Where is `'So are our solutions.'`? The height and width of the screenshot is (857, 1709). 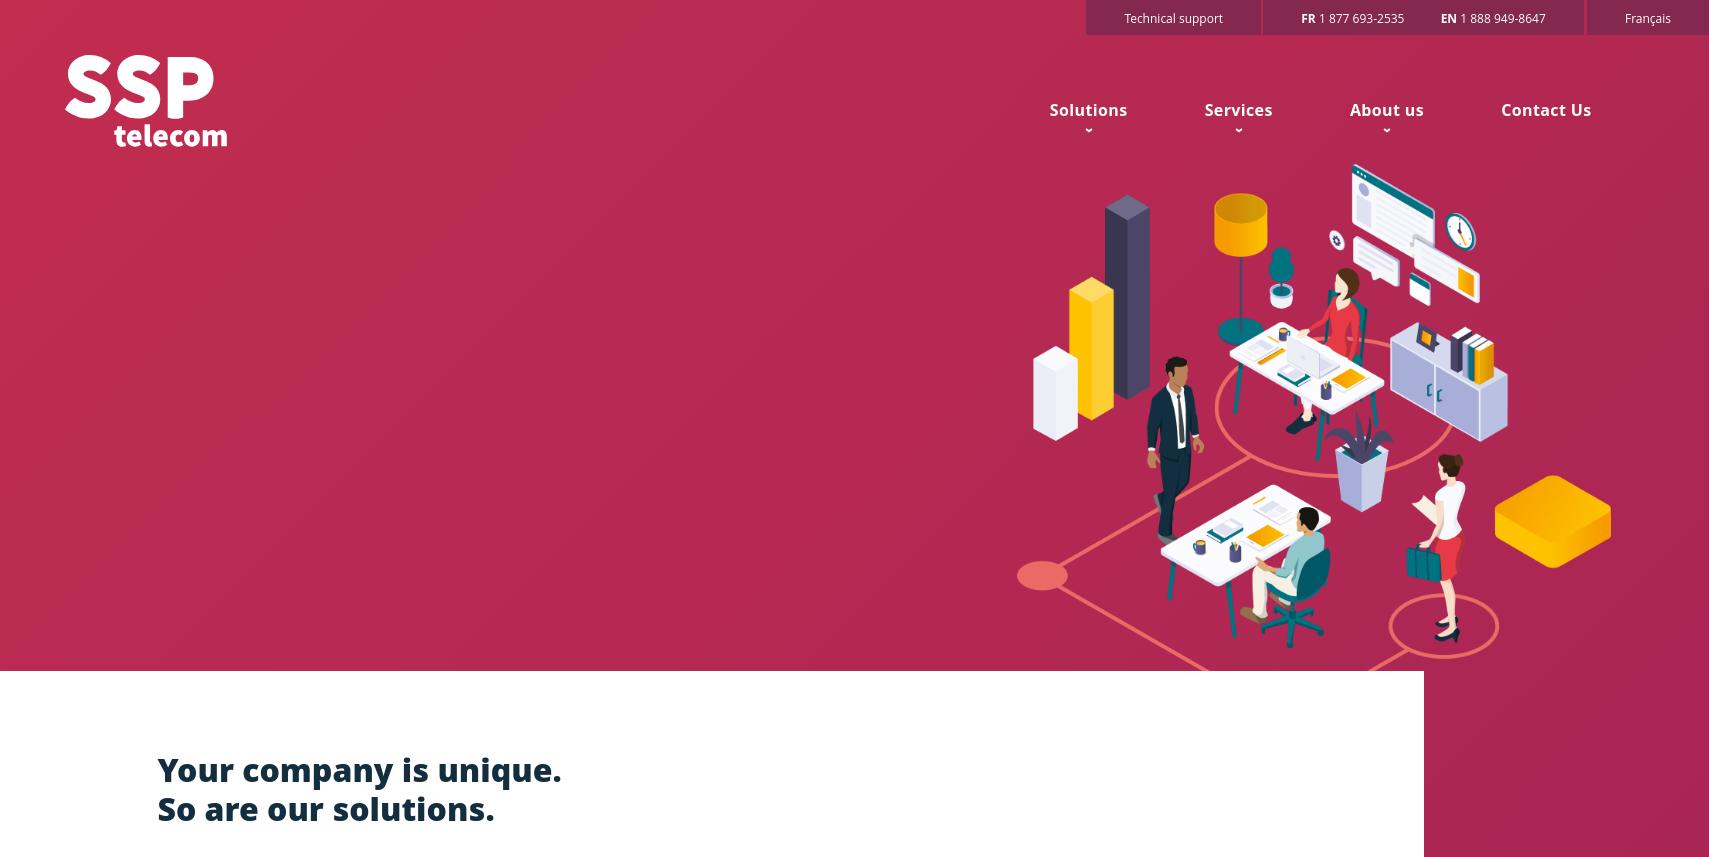
'So are our solutions.' is located at coordinates (156, 808).